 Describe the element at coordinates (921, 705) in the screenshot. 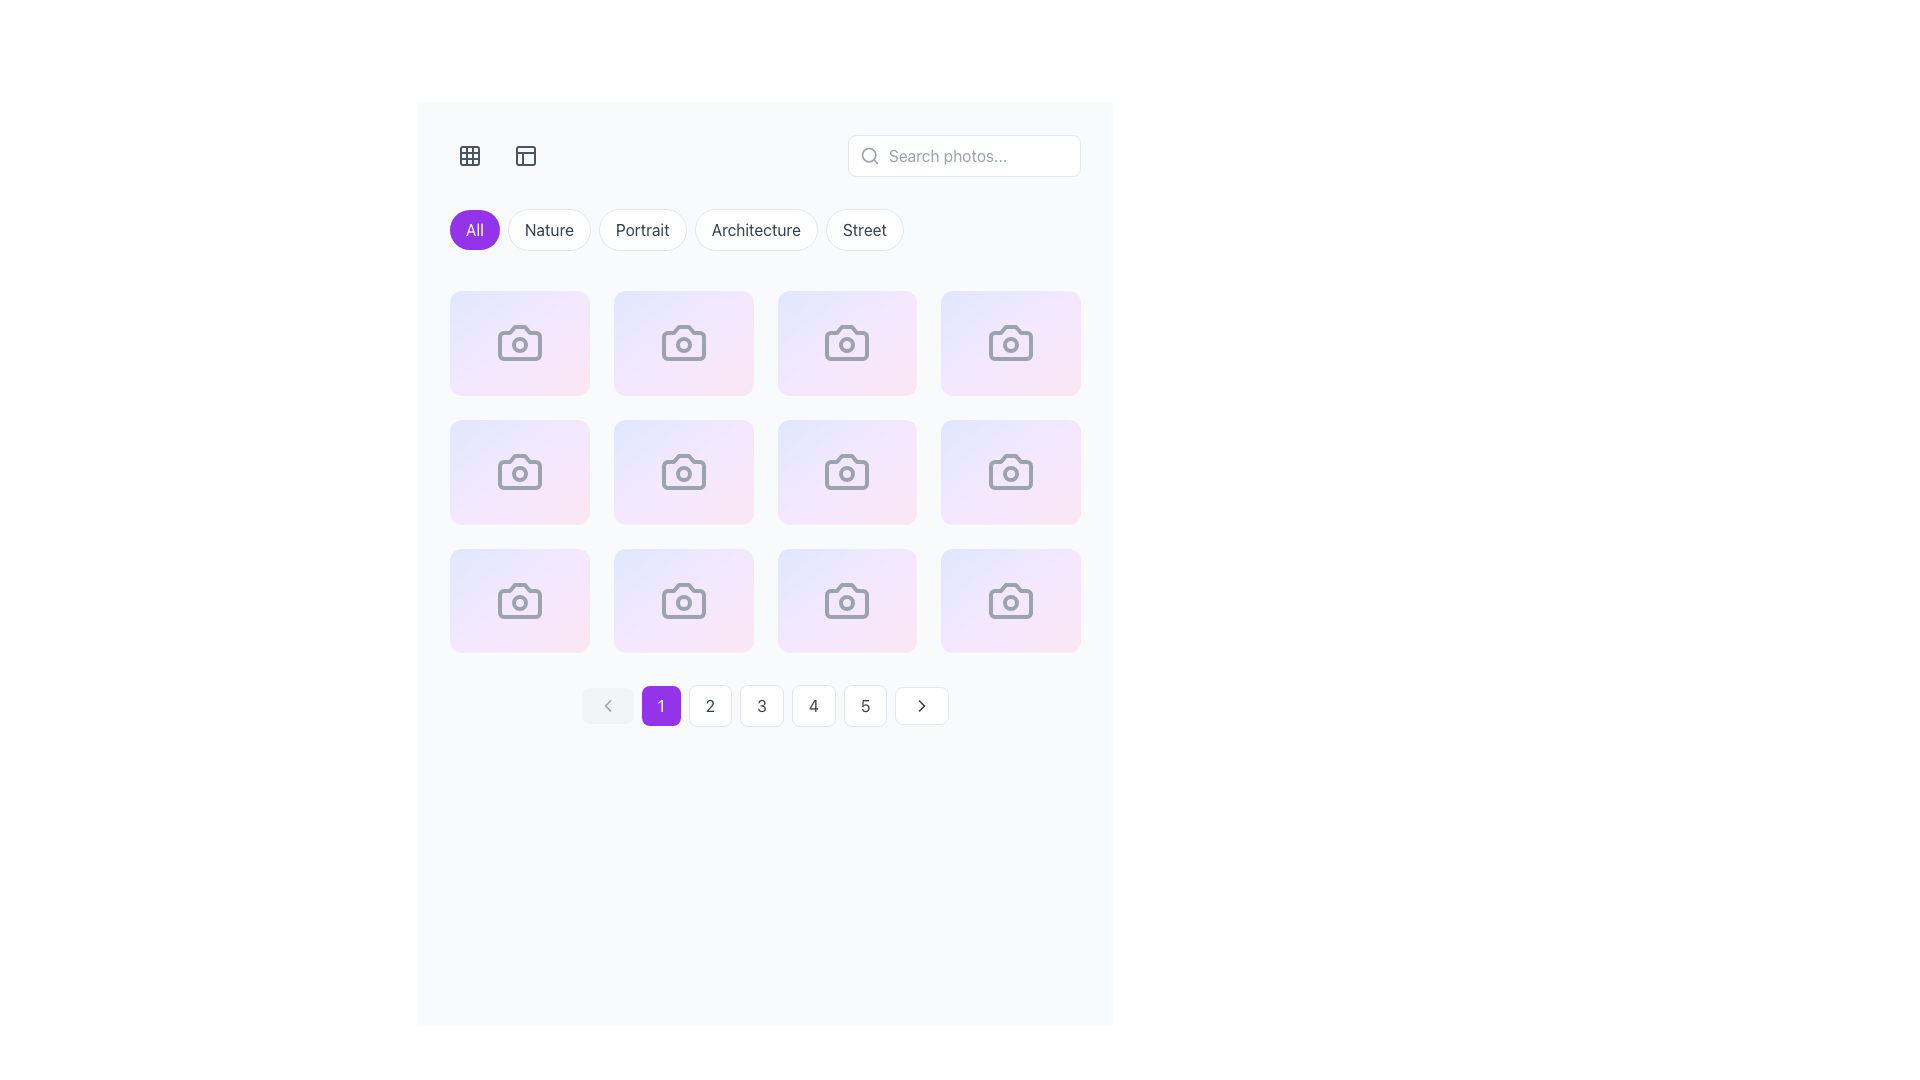

I see `the rightward arrow icon located in the fifth pagination button, which is part of the pagination controls at the bottom center of the interface` at that location.